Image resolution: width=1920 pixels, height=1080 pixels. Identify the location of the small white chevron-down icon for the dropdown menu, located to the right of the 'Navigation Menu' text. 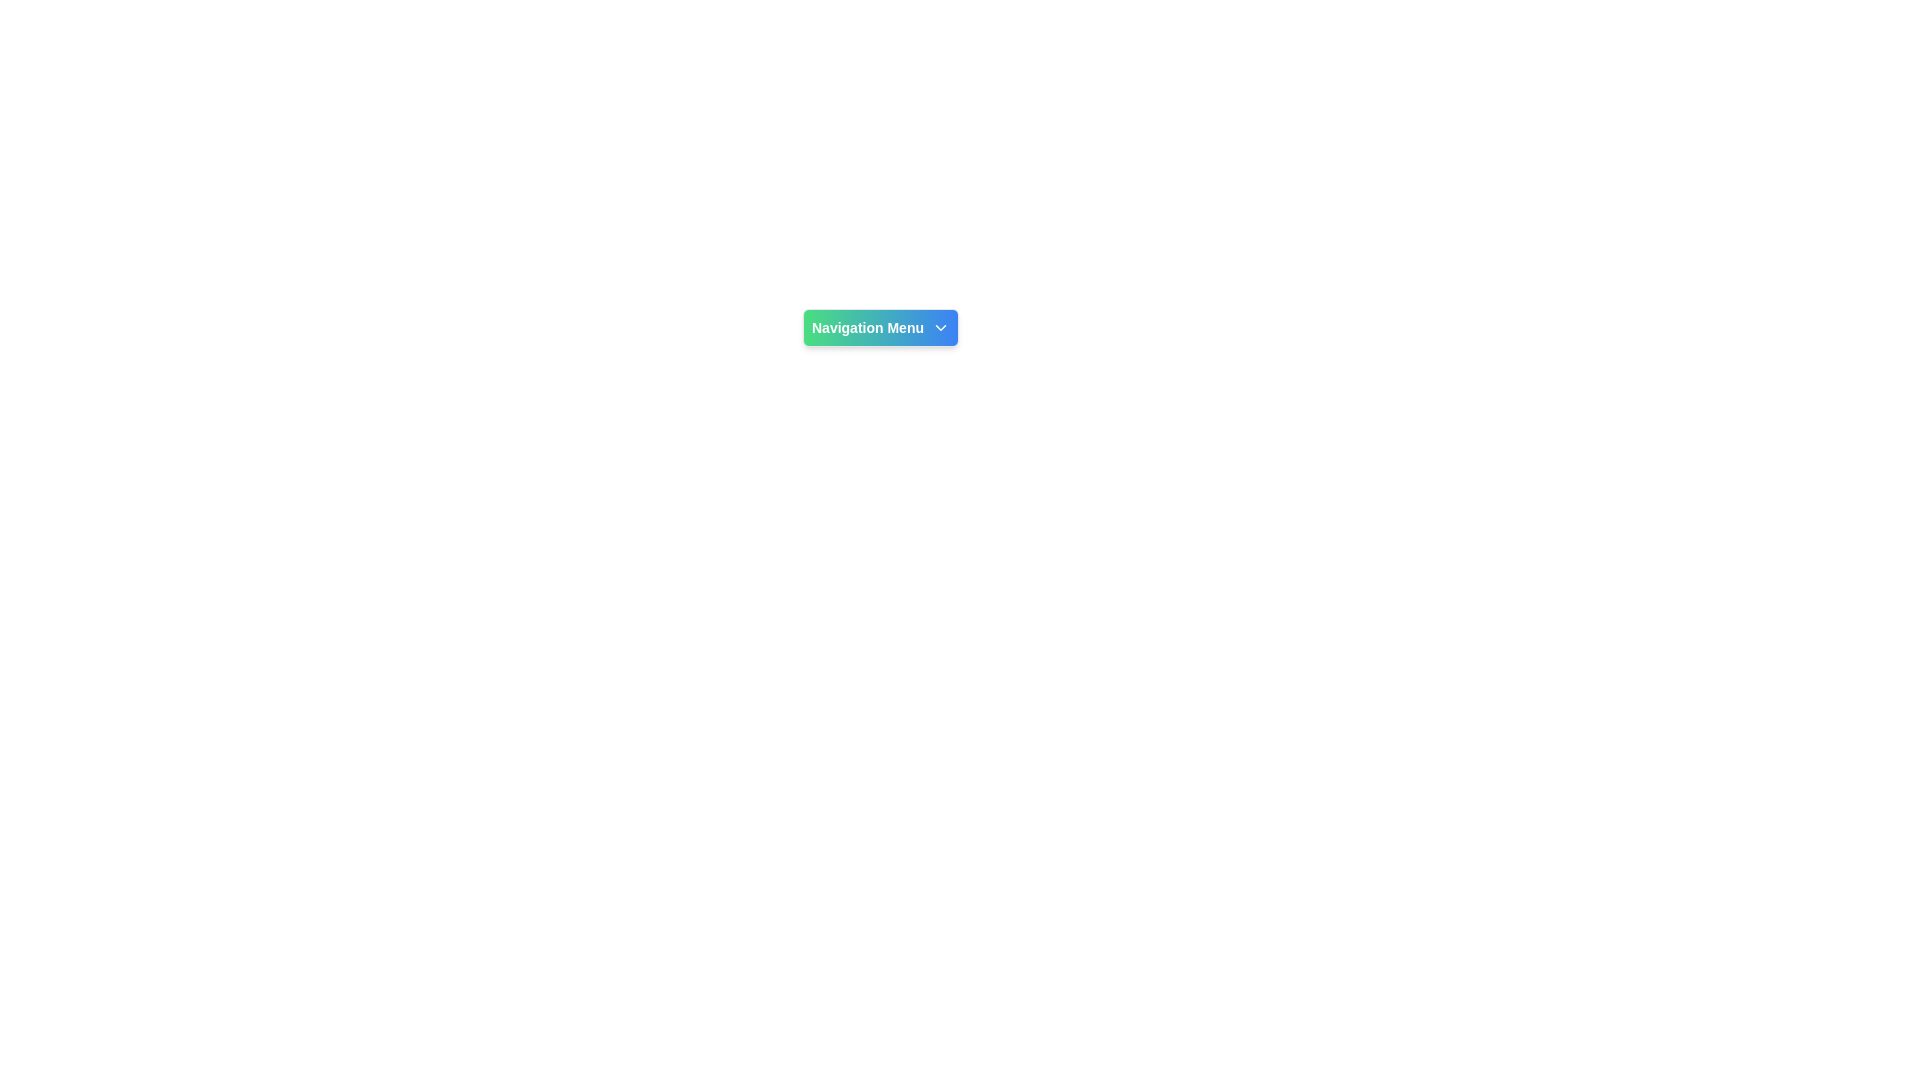
(939, 326).